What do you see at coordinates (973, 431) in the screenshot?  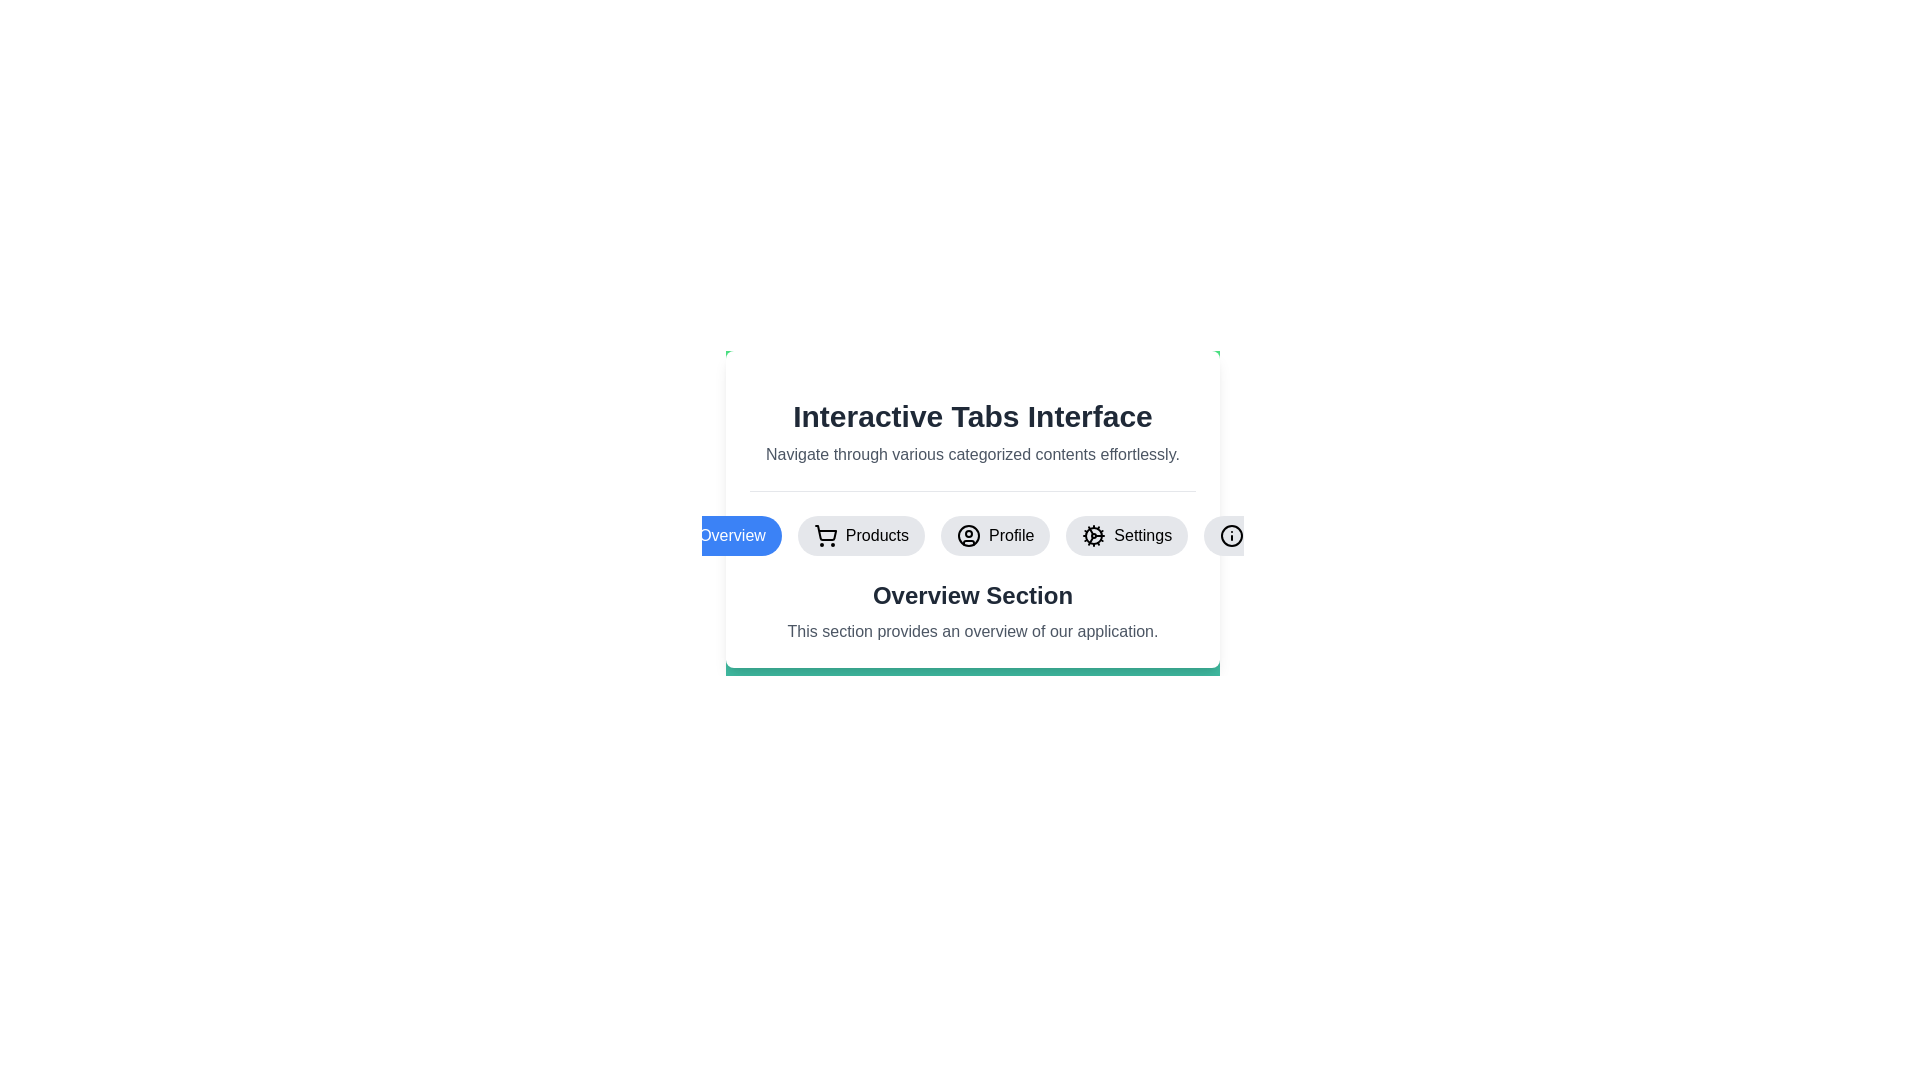 I see `text content of the textual information display component located centrally above the tab buttons labeled 'Overview', 'Products', 'Profile', 'Settings', and 'Info'` at bounding box center [973, 431].